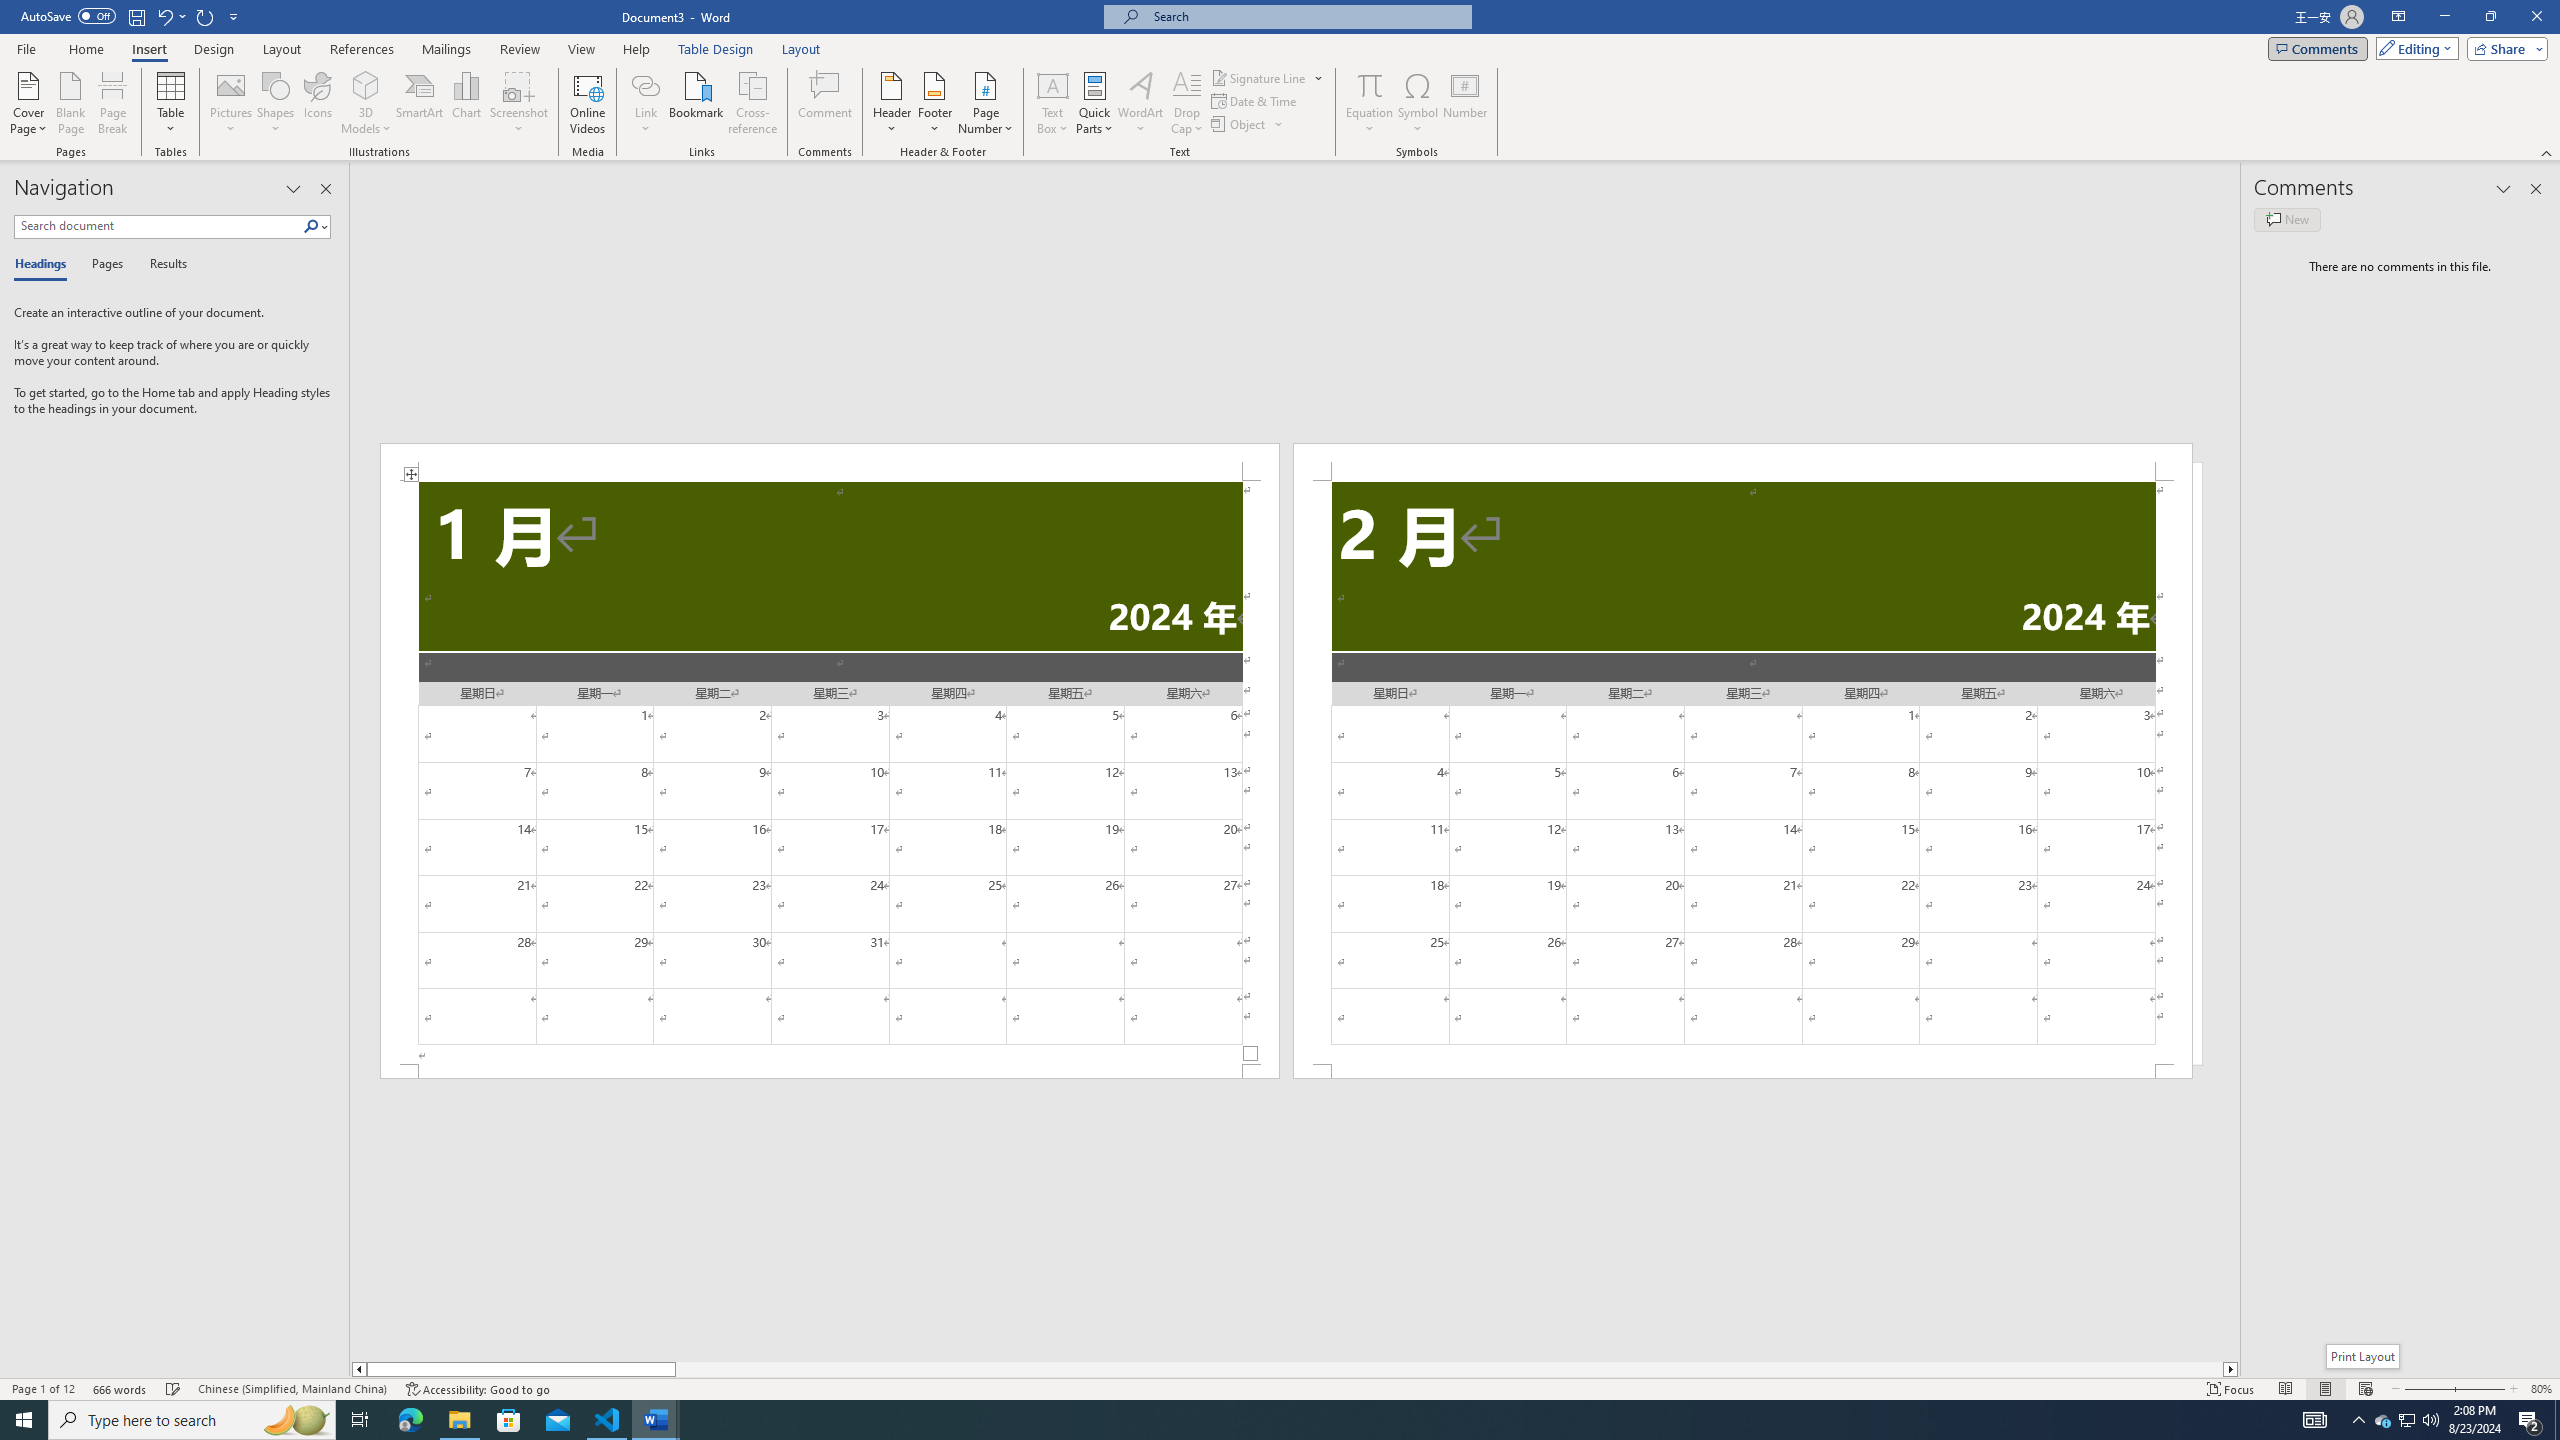  Describe the element at coordinates (1186, 103) in the screenshot. I see `'Drop Cap'` at that location.